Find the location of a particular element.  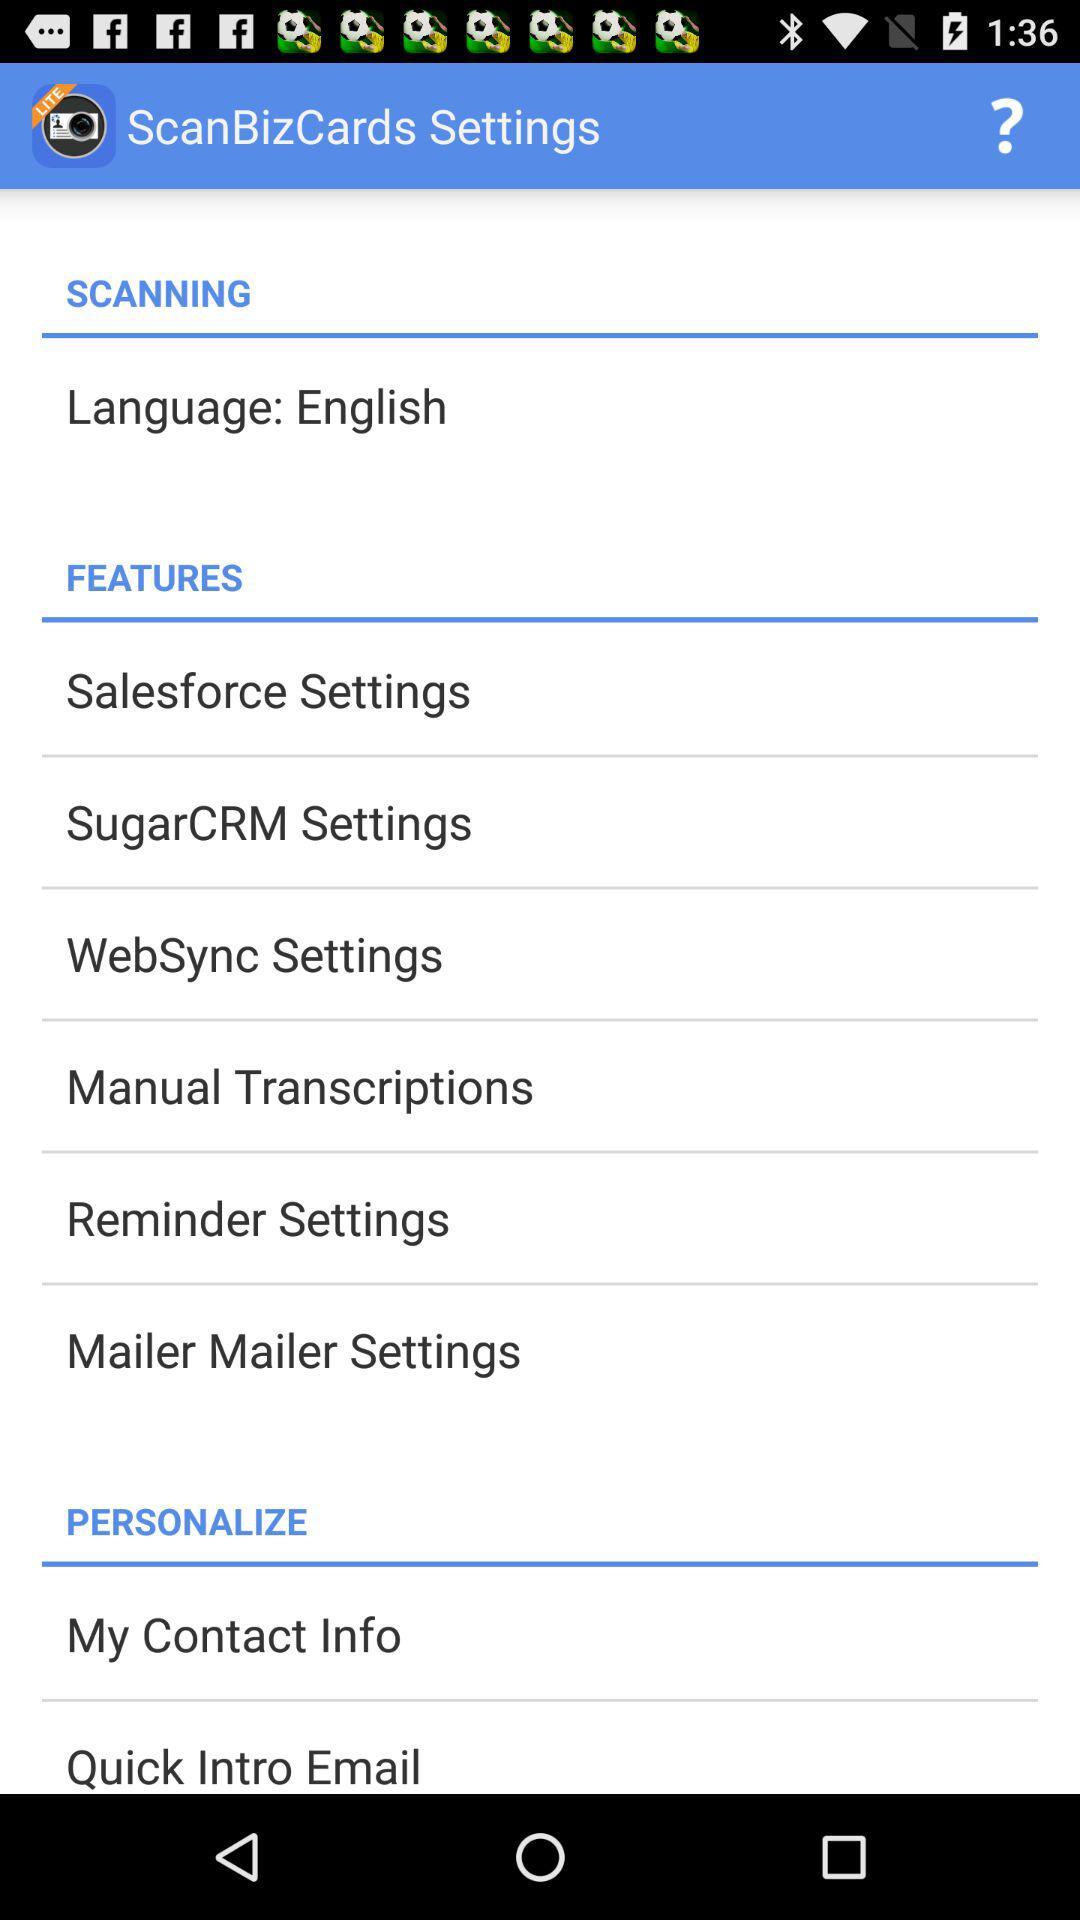

icon below scanning item is located at coordinates (540, 335).